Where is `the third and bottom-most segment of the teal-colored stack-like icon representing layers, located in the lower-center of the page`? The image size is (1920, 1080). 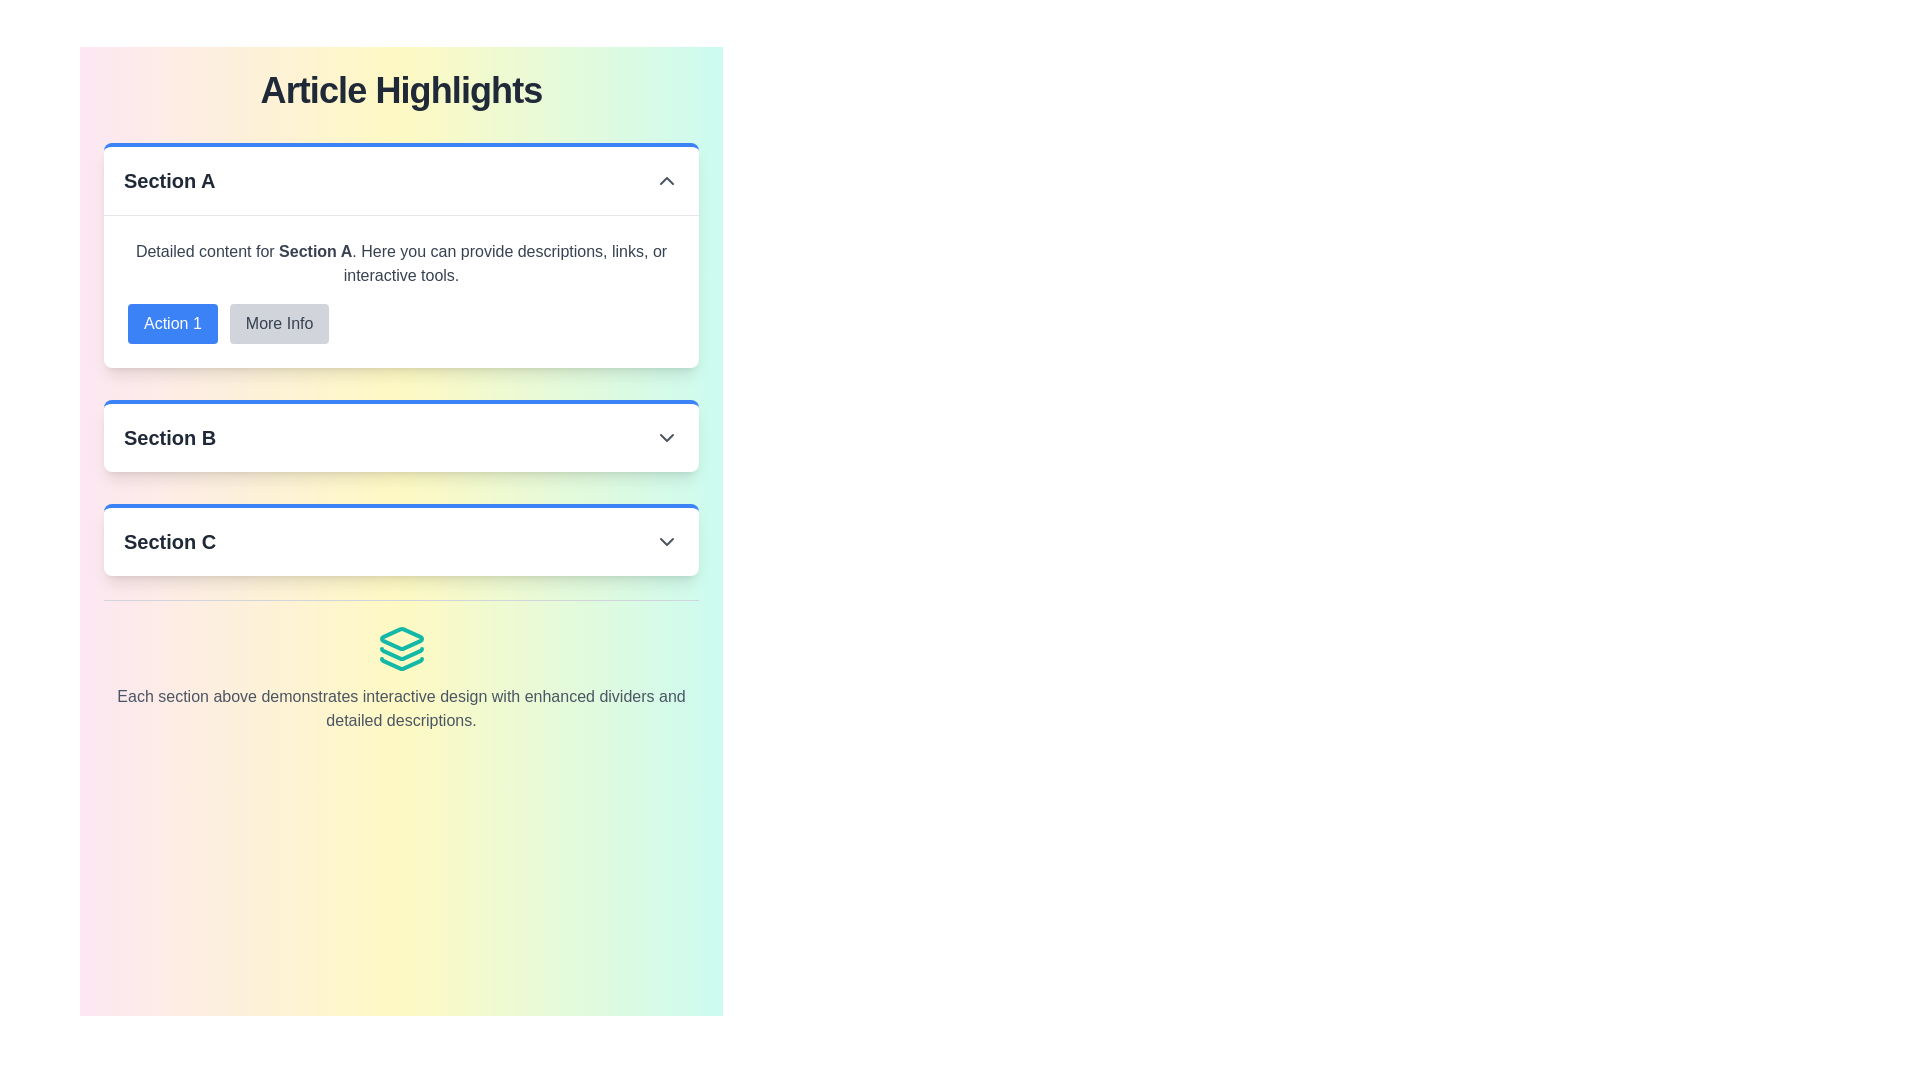 the third and bottom-most segment of the teal-colored stack-like icon representing layers, located in the lower-center of the page is located at coordinates (400, 663).